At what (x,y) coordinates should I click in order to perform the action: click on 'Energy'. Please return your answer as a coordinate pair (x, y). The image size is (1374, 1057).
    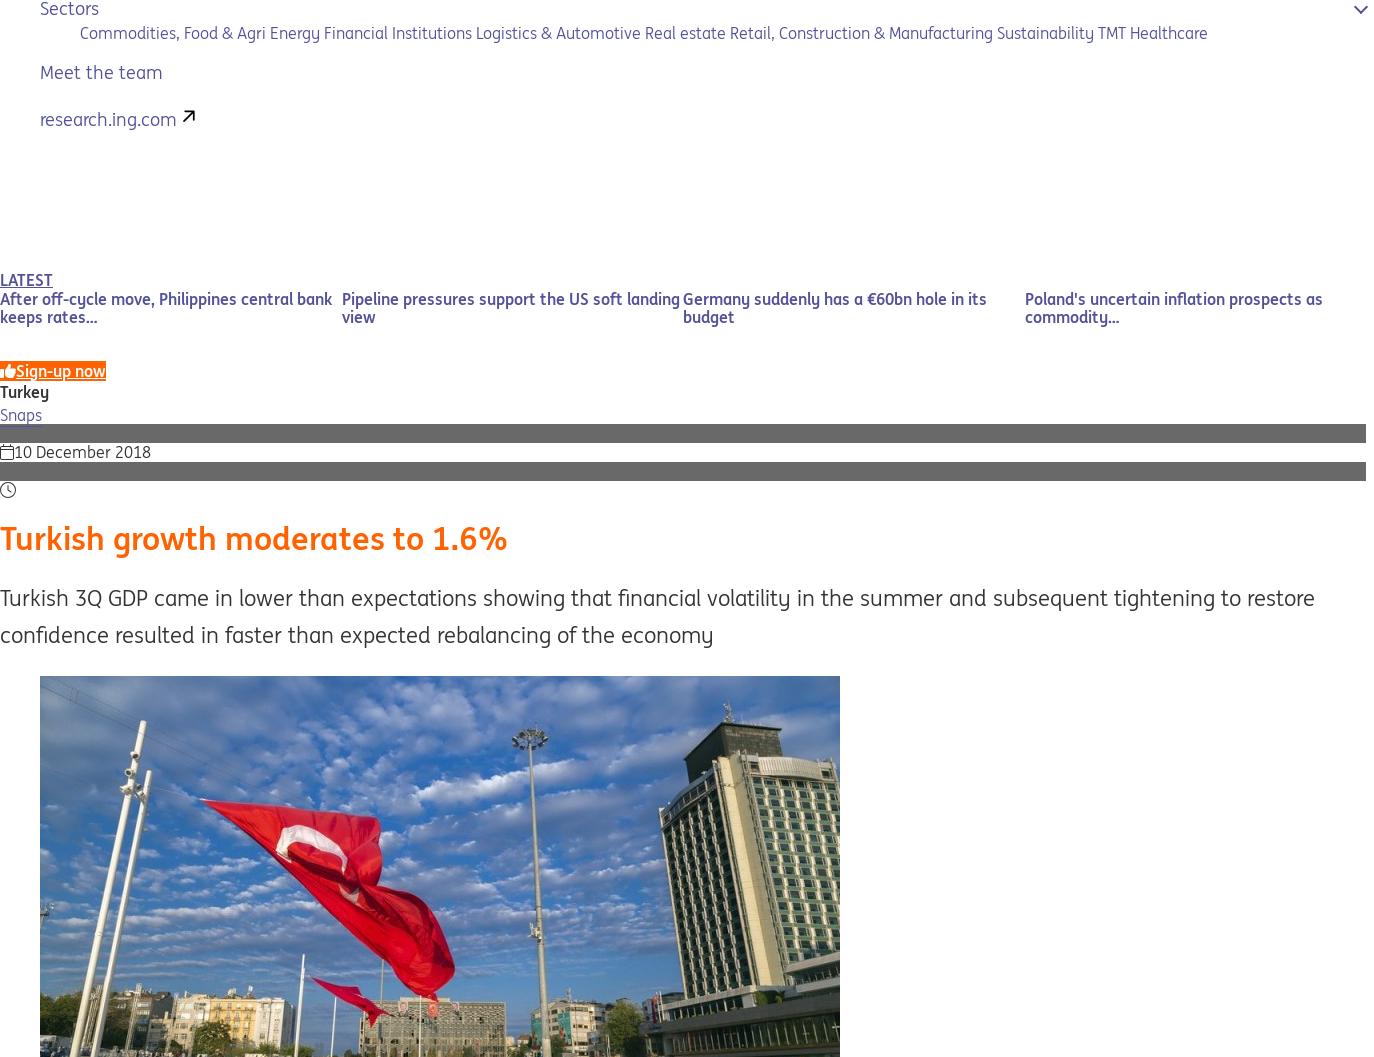
    Looking at the image, I should click on (293, 32).